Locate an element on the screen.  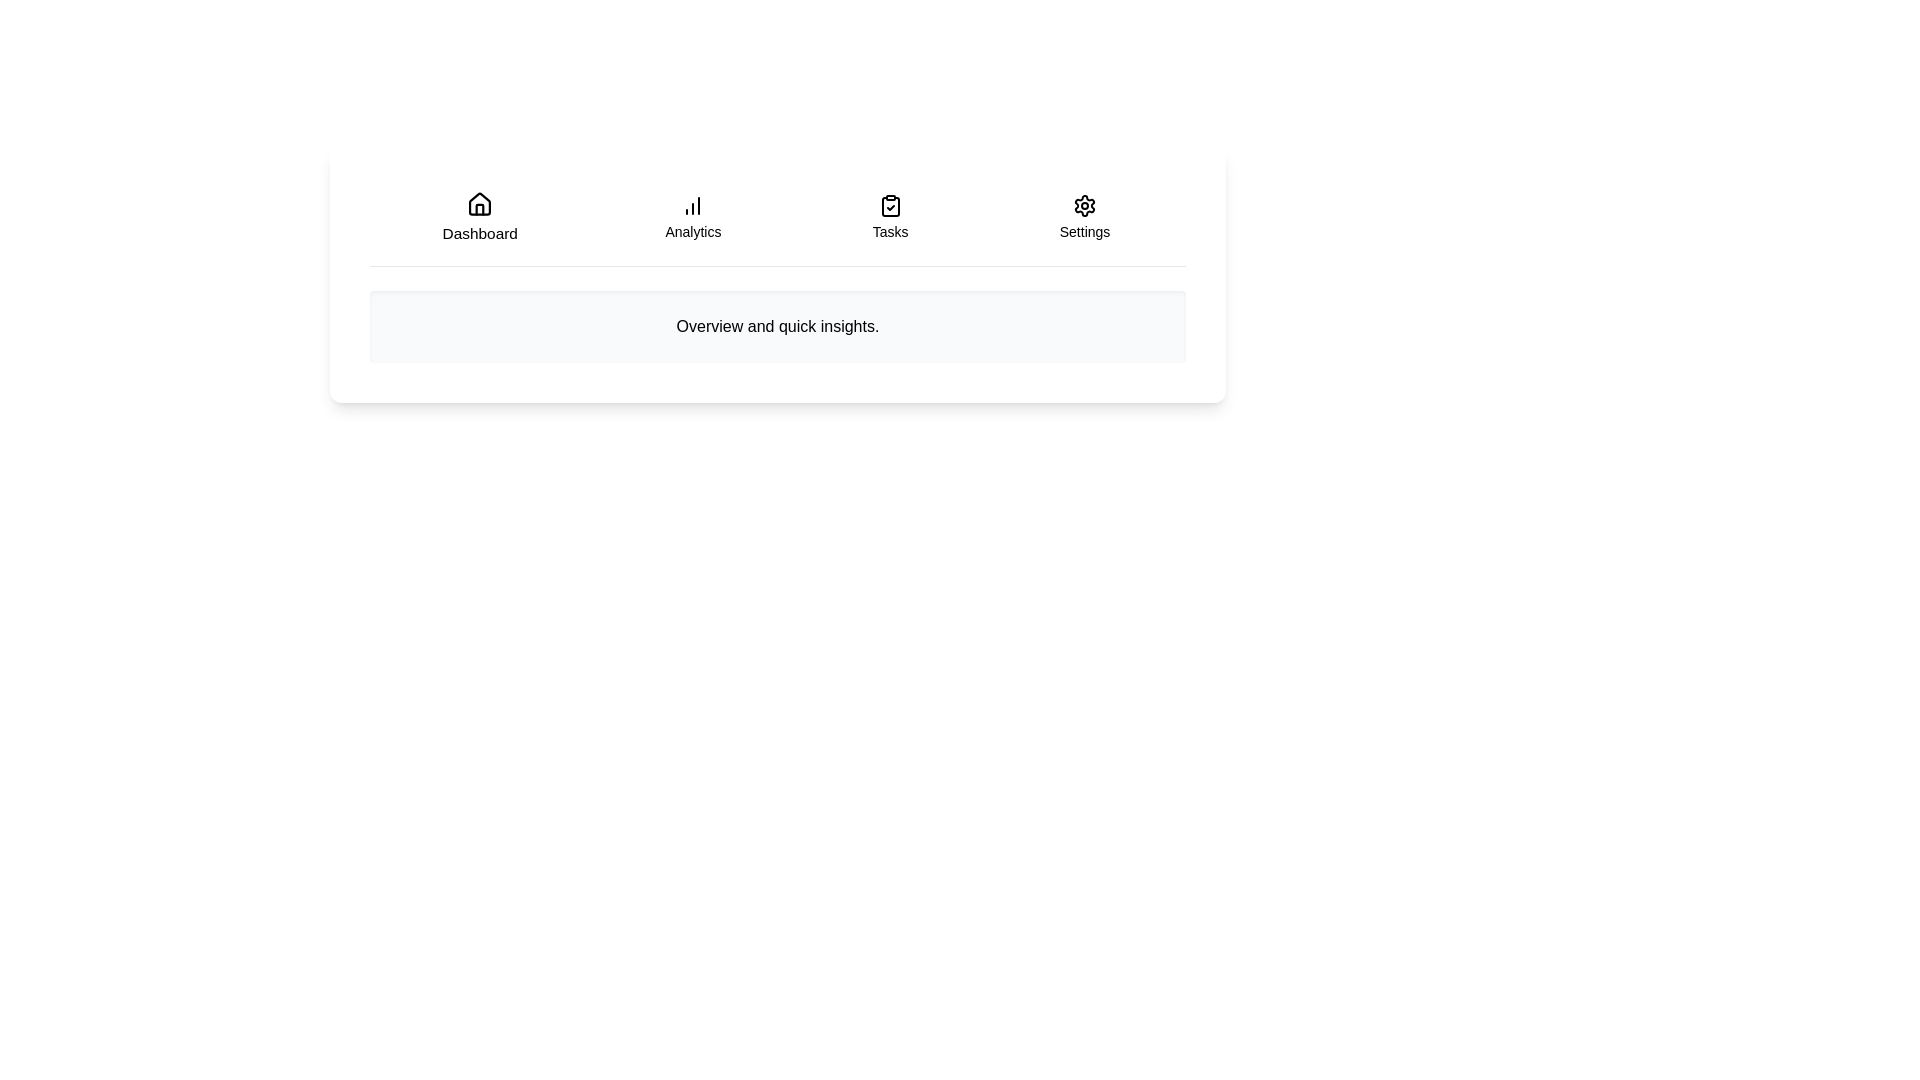
the house icon located above the 'Dashboard' text in the top-left corner of the navigation bar is located at coordinates (478, 204).